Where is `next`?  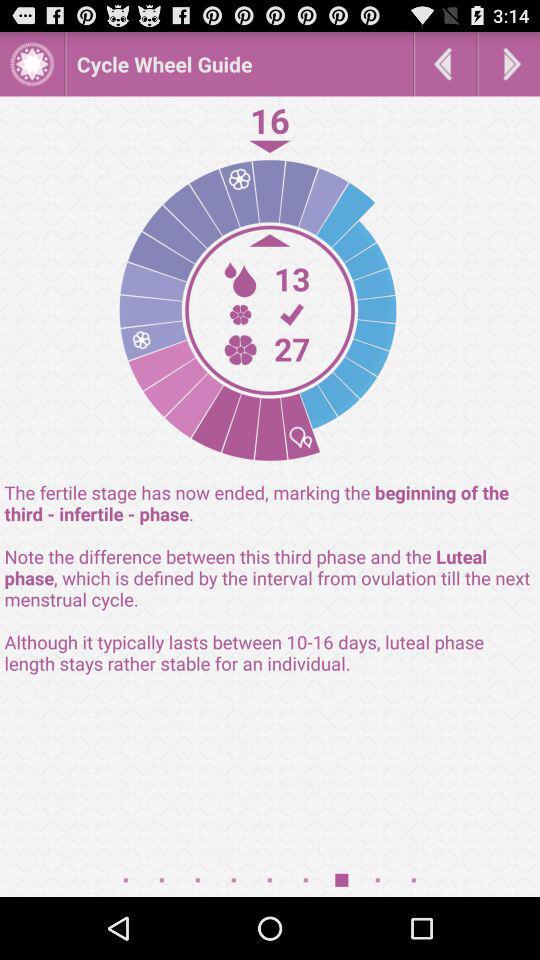 next is located at coordinates (509, 63).